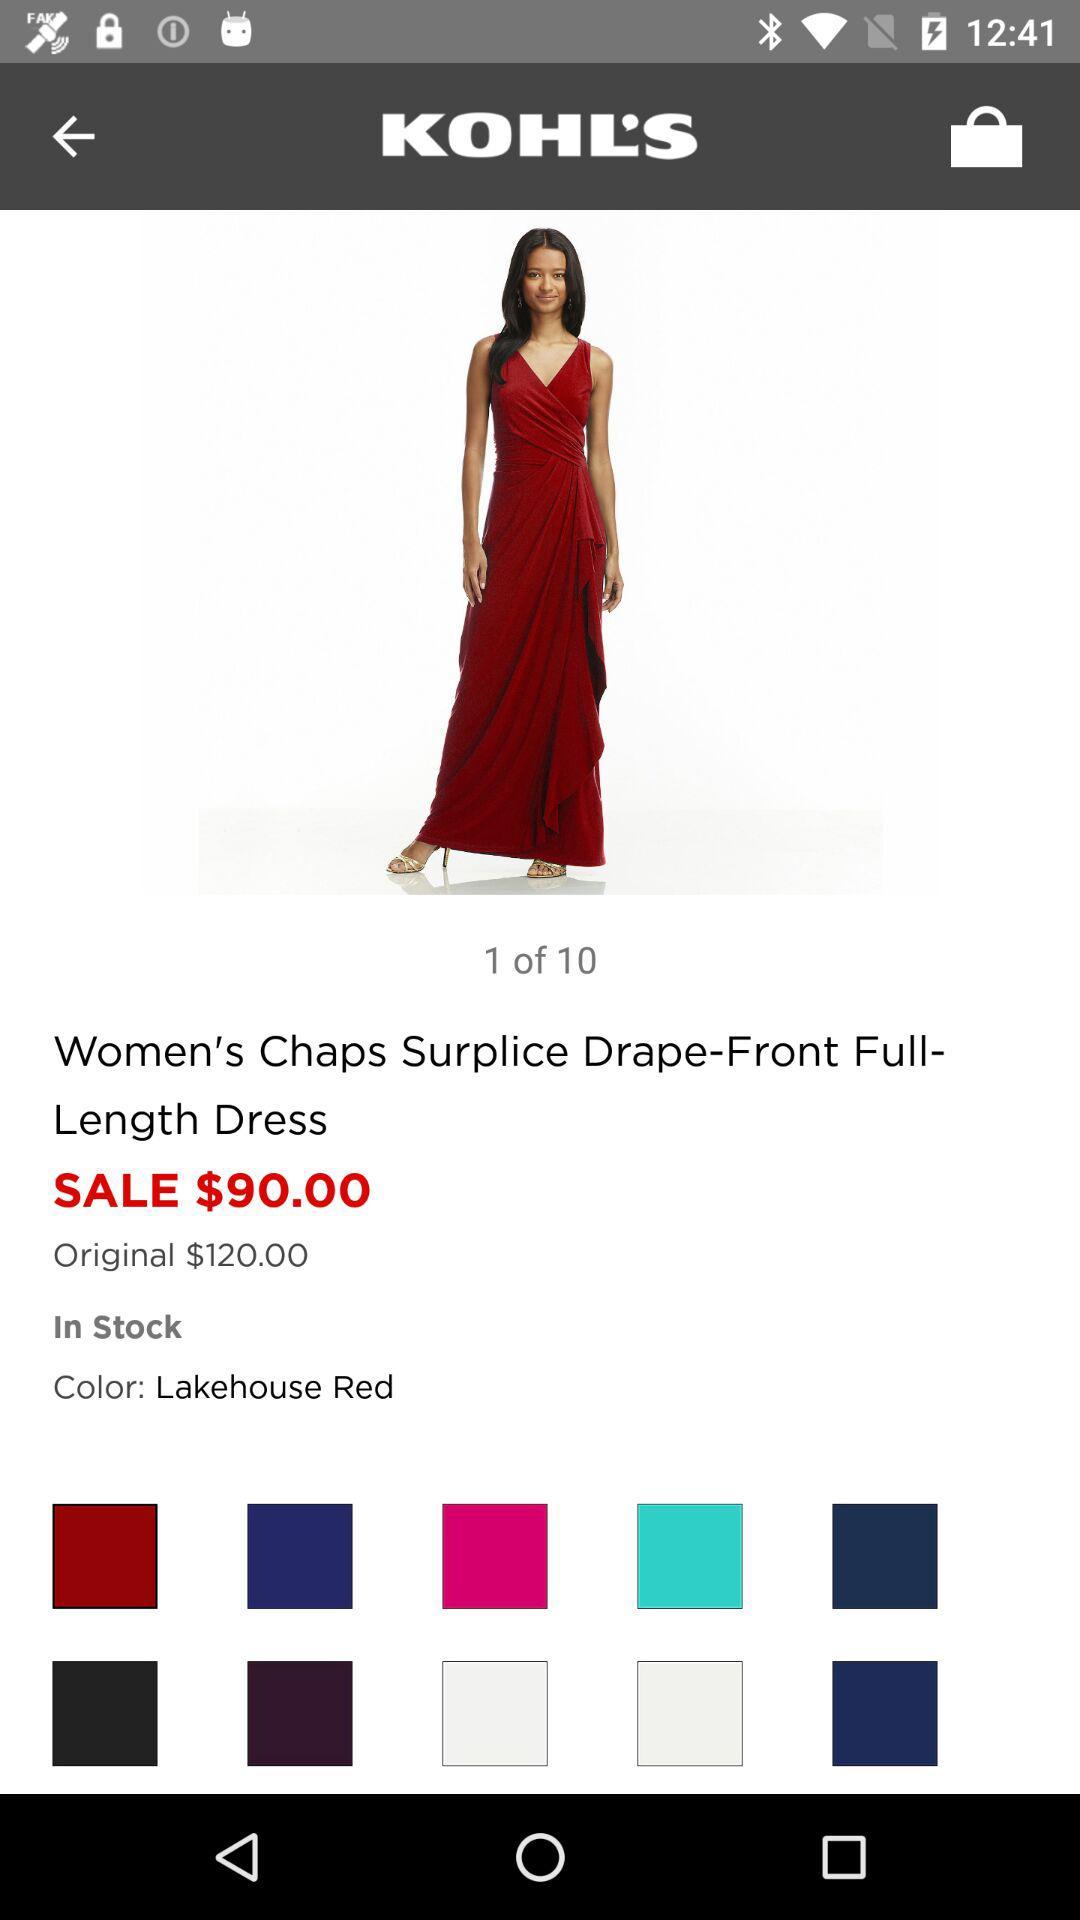 The width and height of the screenshot is (1080, 1920). What do you see at coordinates (689, 1712) in the screenshot?
I see `choose the option` at bounding box center [689, 1712].